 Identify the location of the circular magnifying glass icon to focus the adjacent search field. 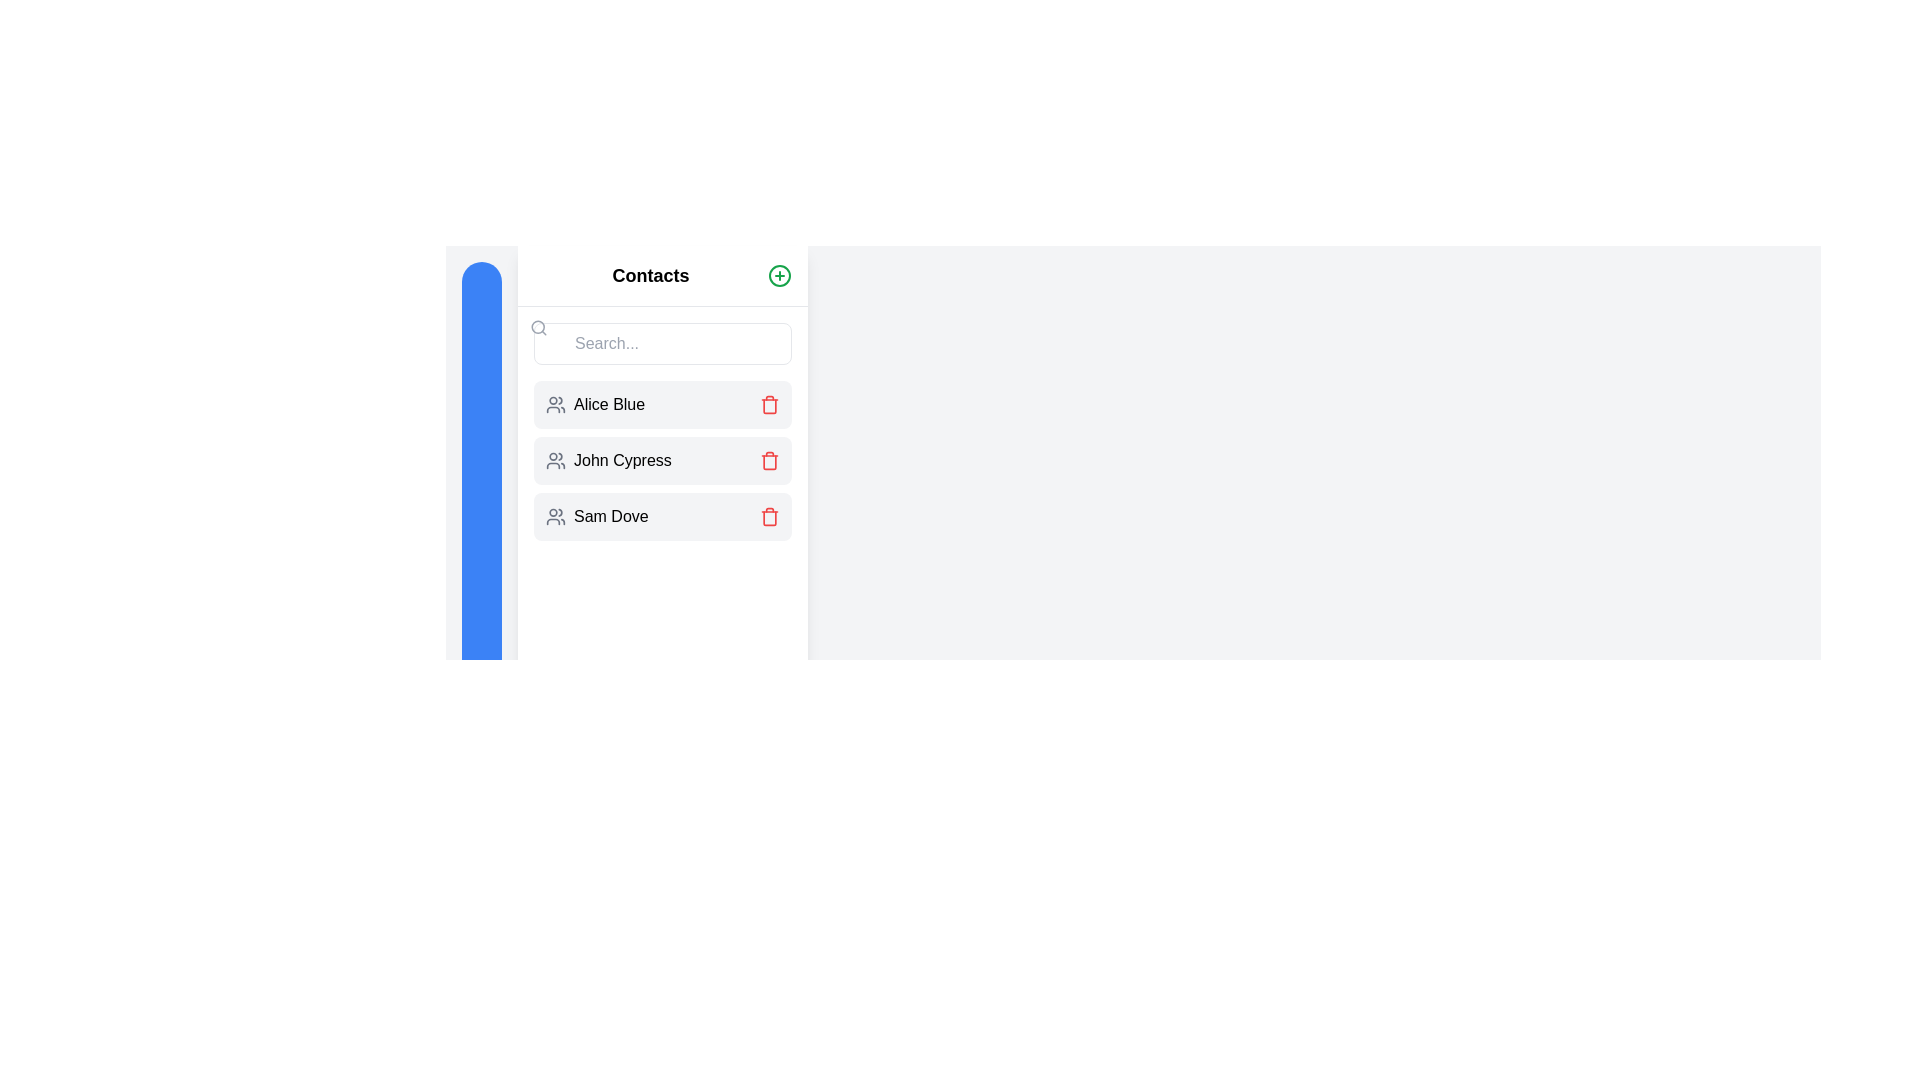
(538, 326).